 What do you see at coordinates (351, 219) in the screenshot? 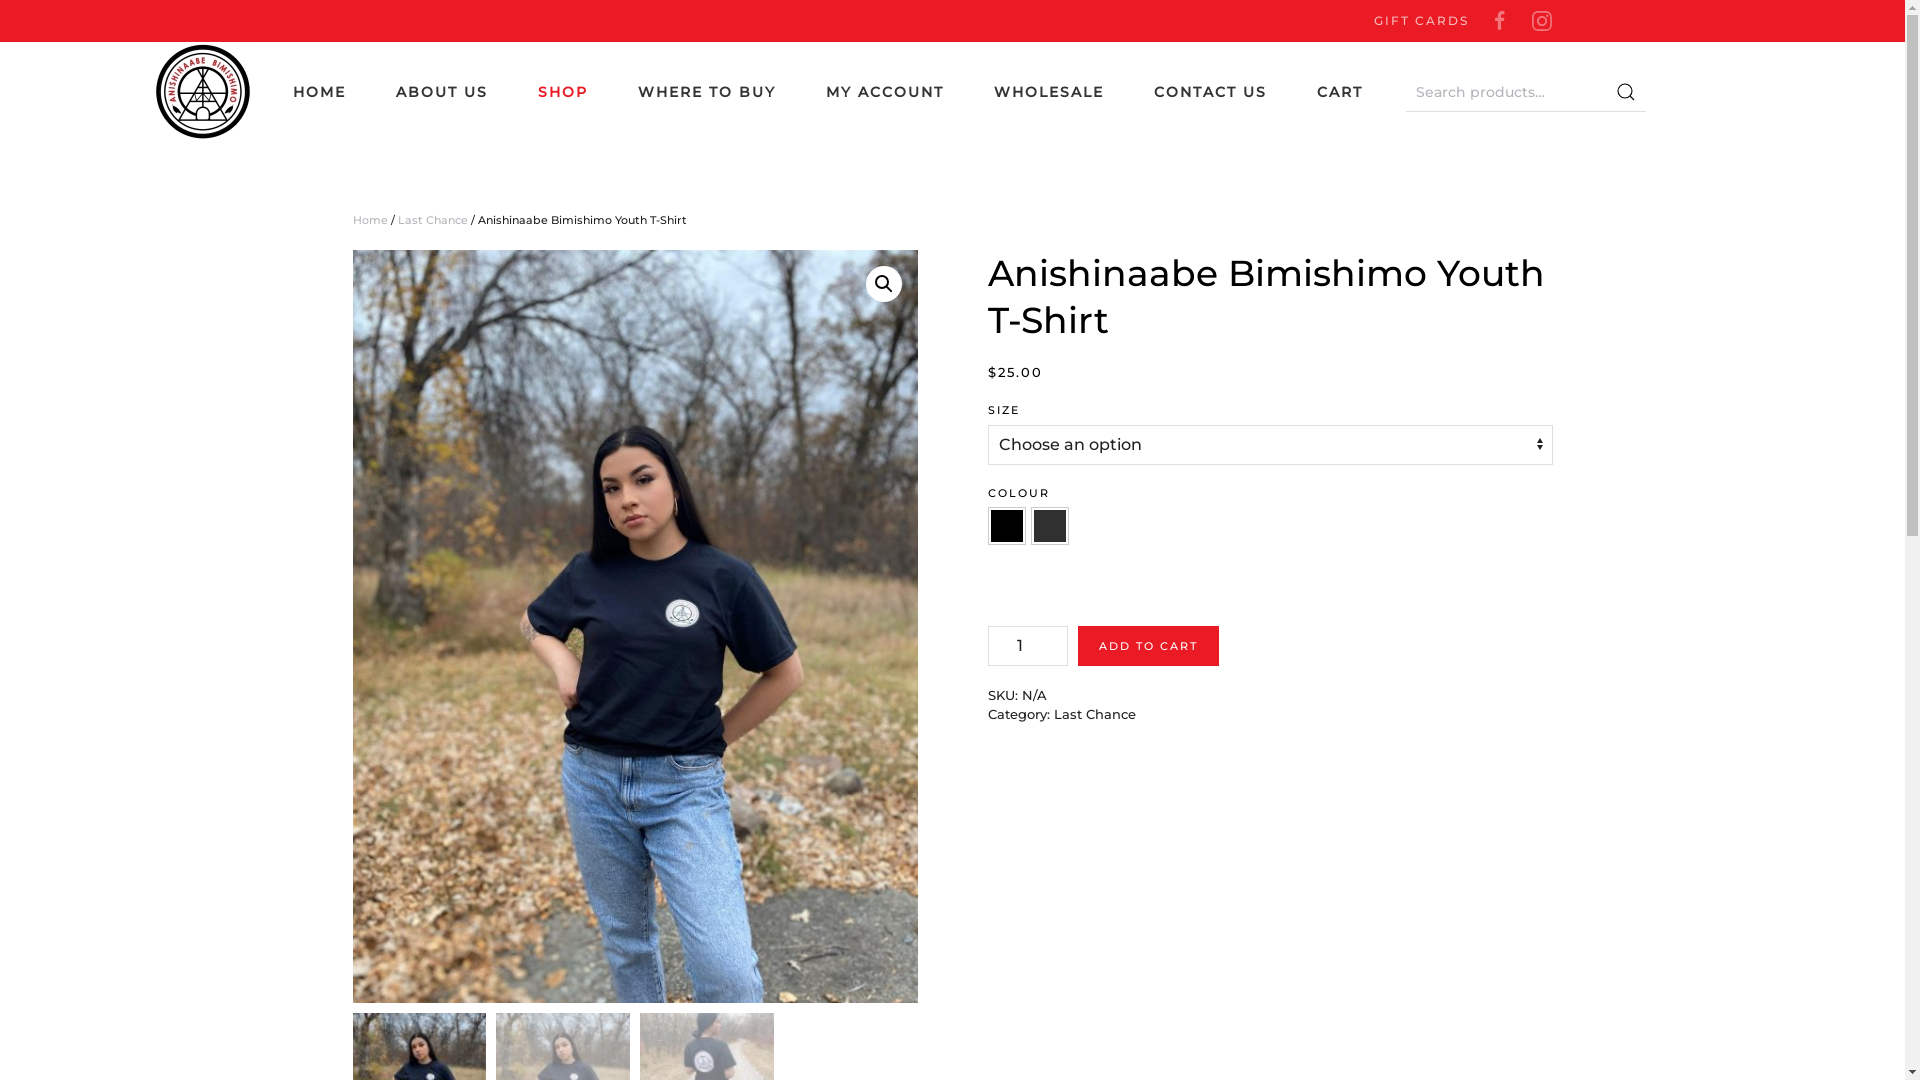
I see `'Home'` at bounding box center [351, 219].